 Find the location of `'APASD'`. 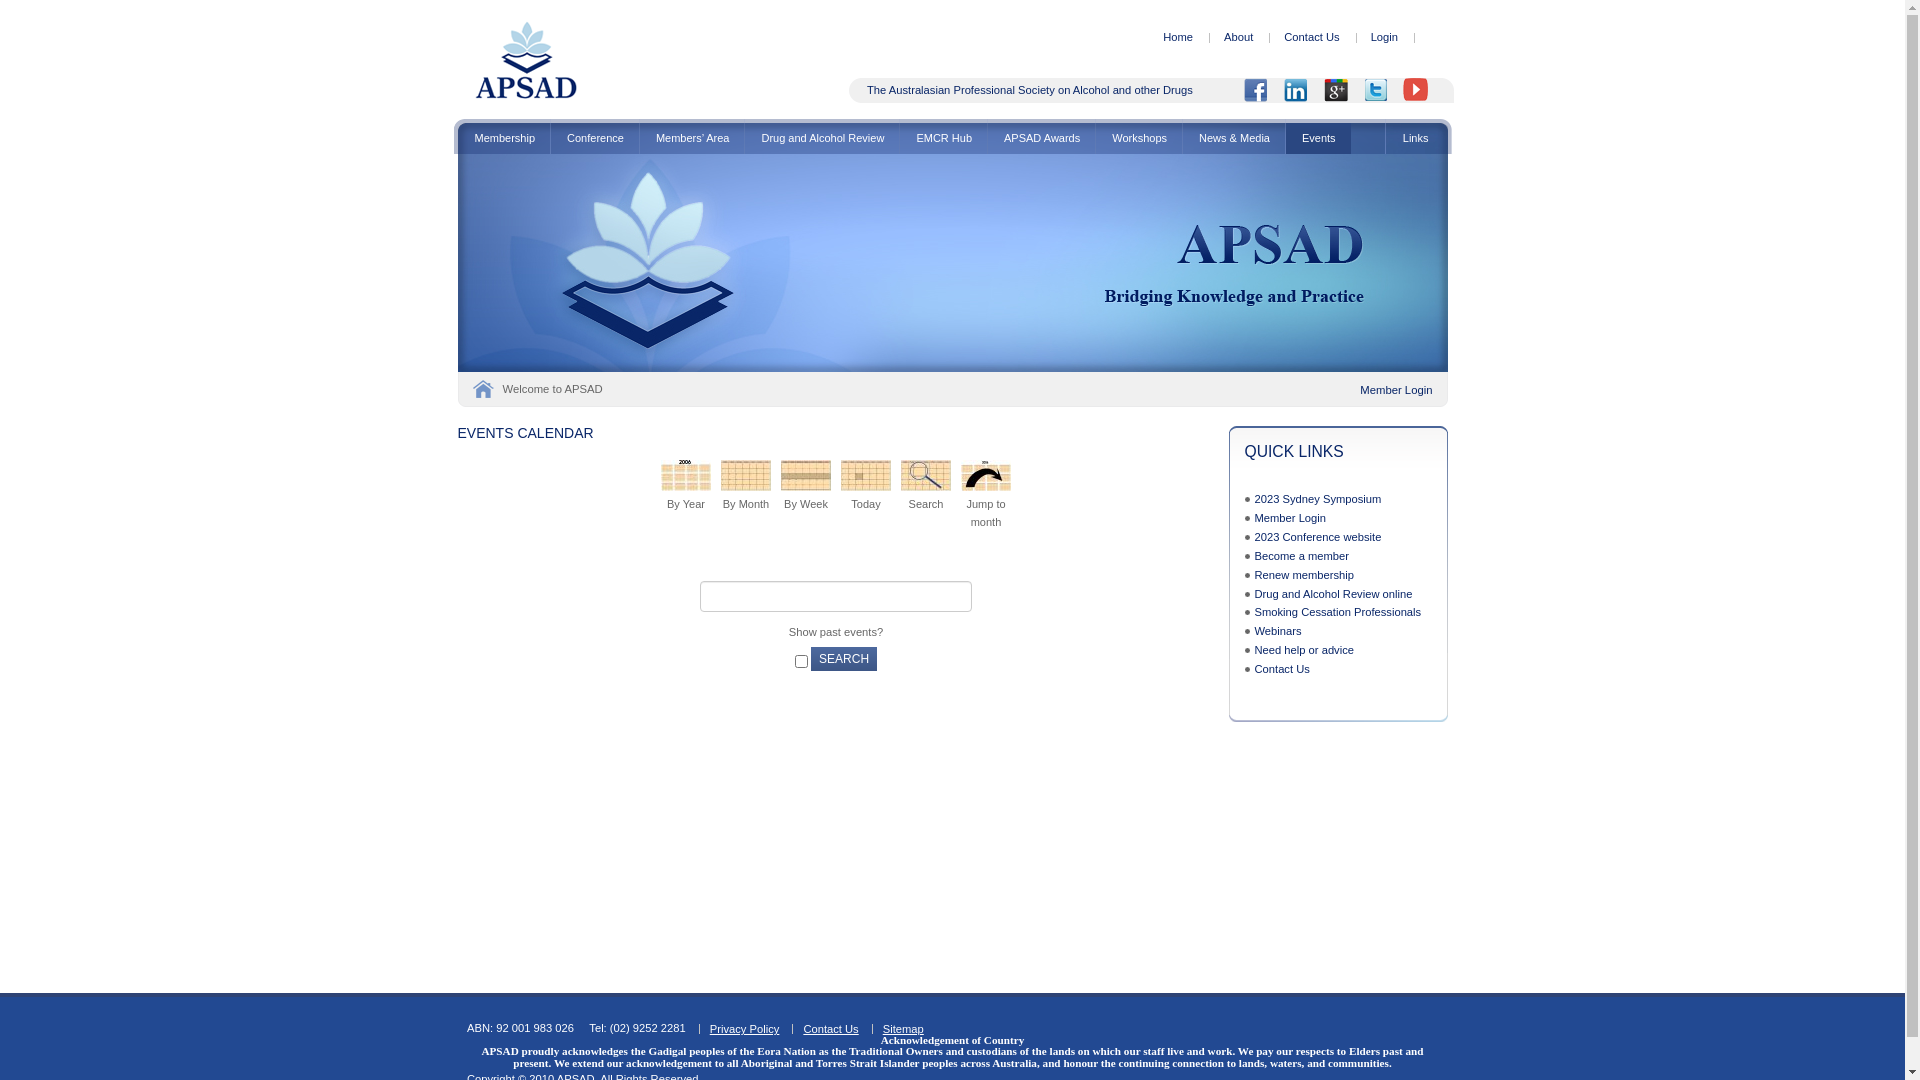

'APASD' is located at coordinates (525, 59).